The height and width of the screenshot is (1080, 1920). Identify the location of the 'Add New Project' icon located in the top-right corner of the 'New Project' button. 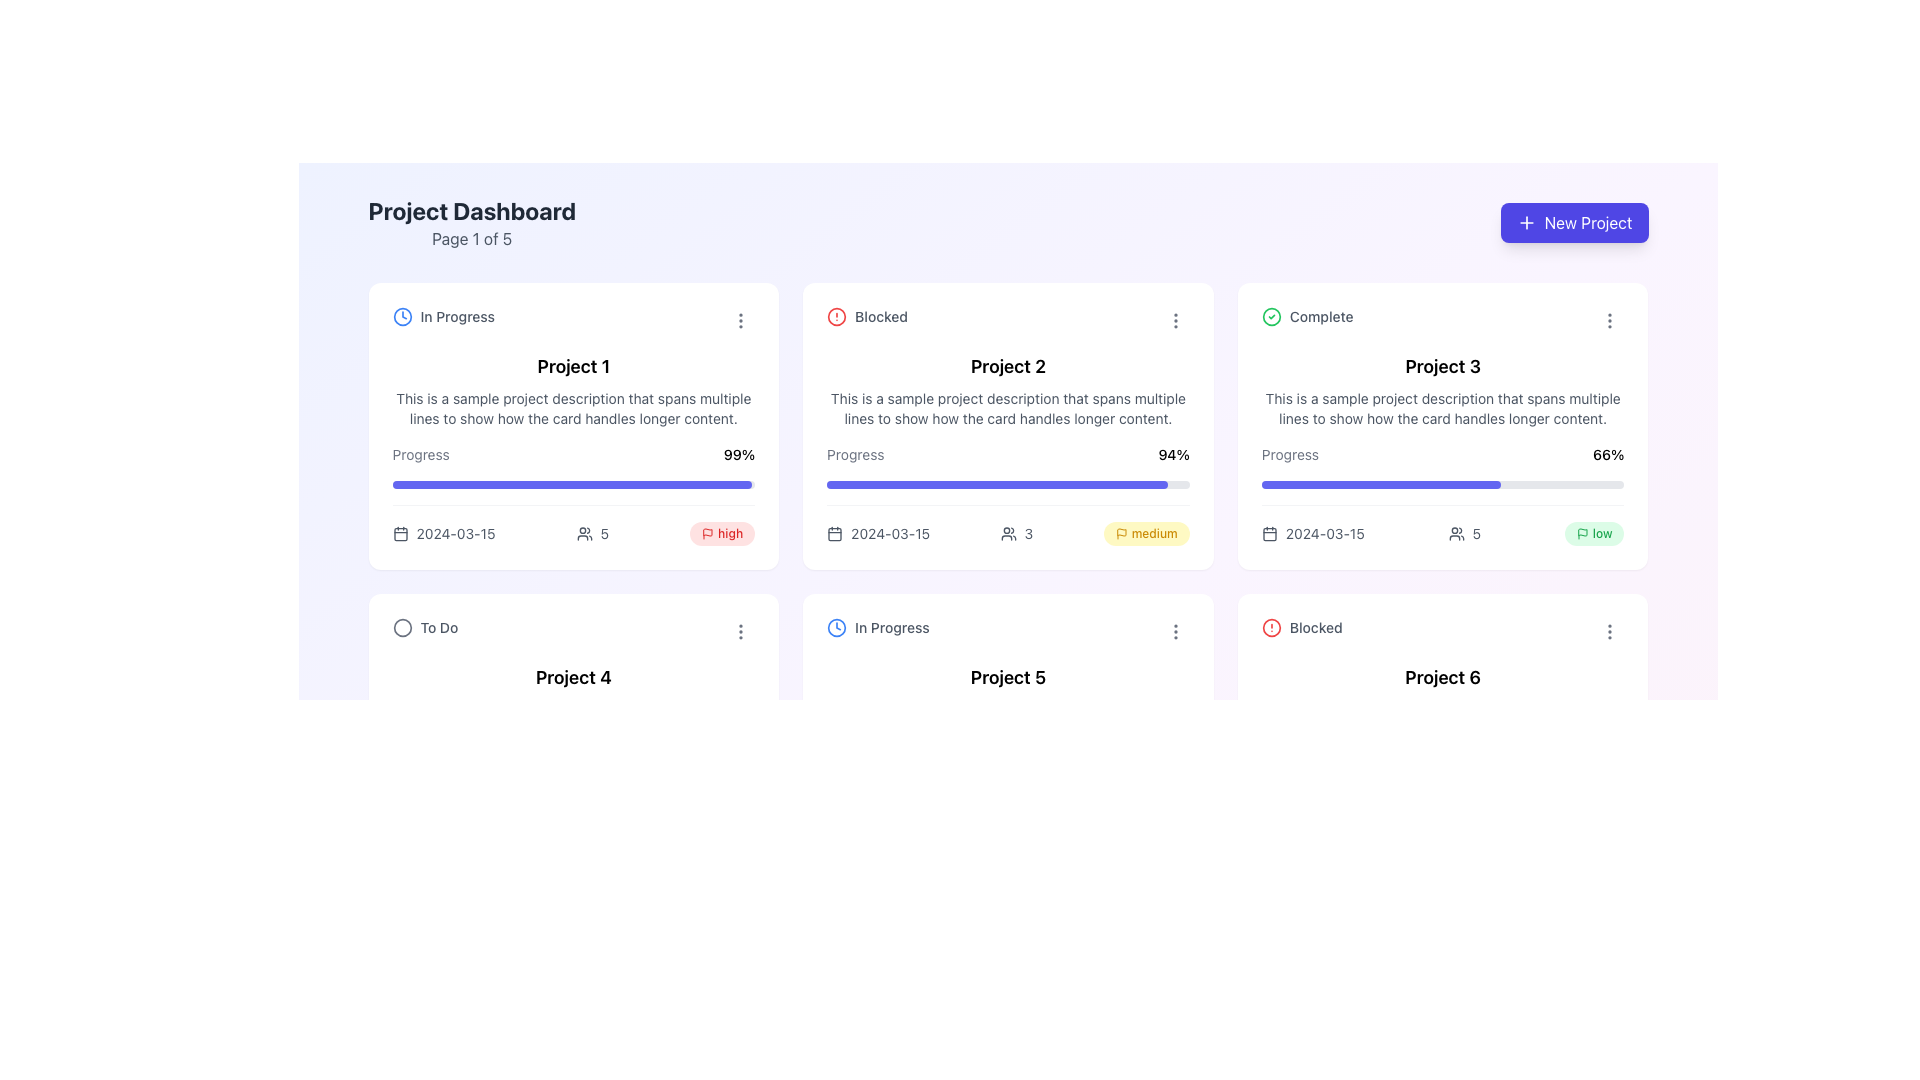
(1525, 223).